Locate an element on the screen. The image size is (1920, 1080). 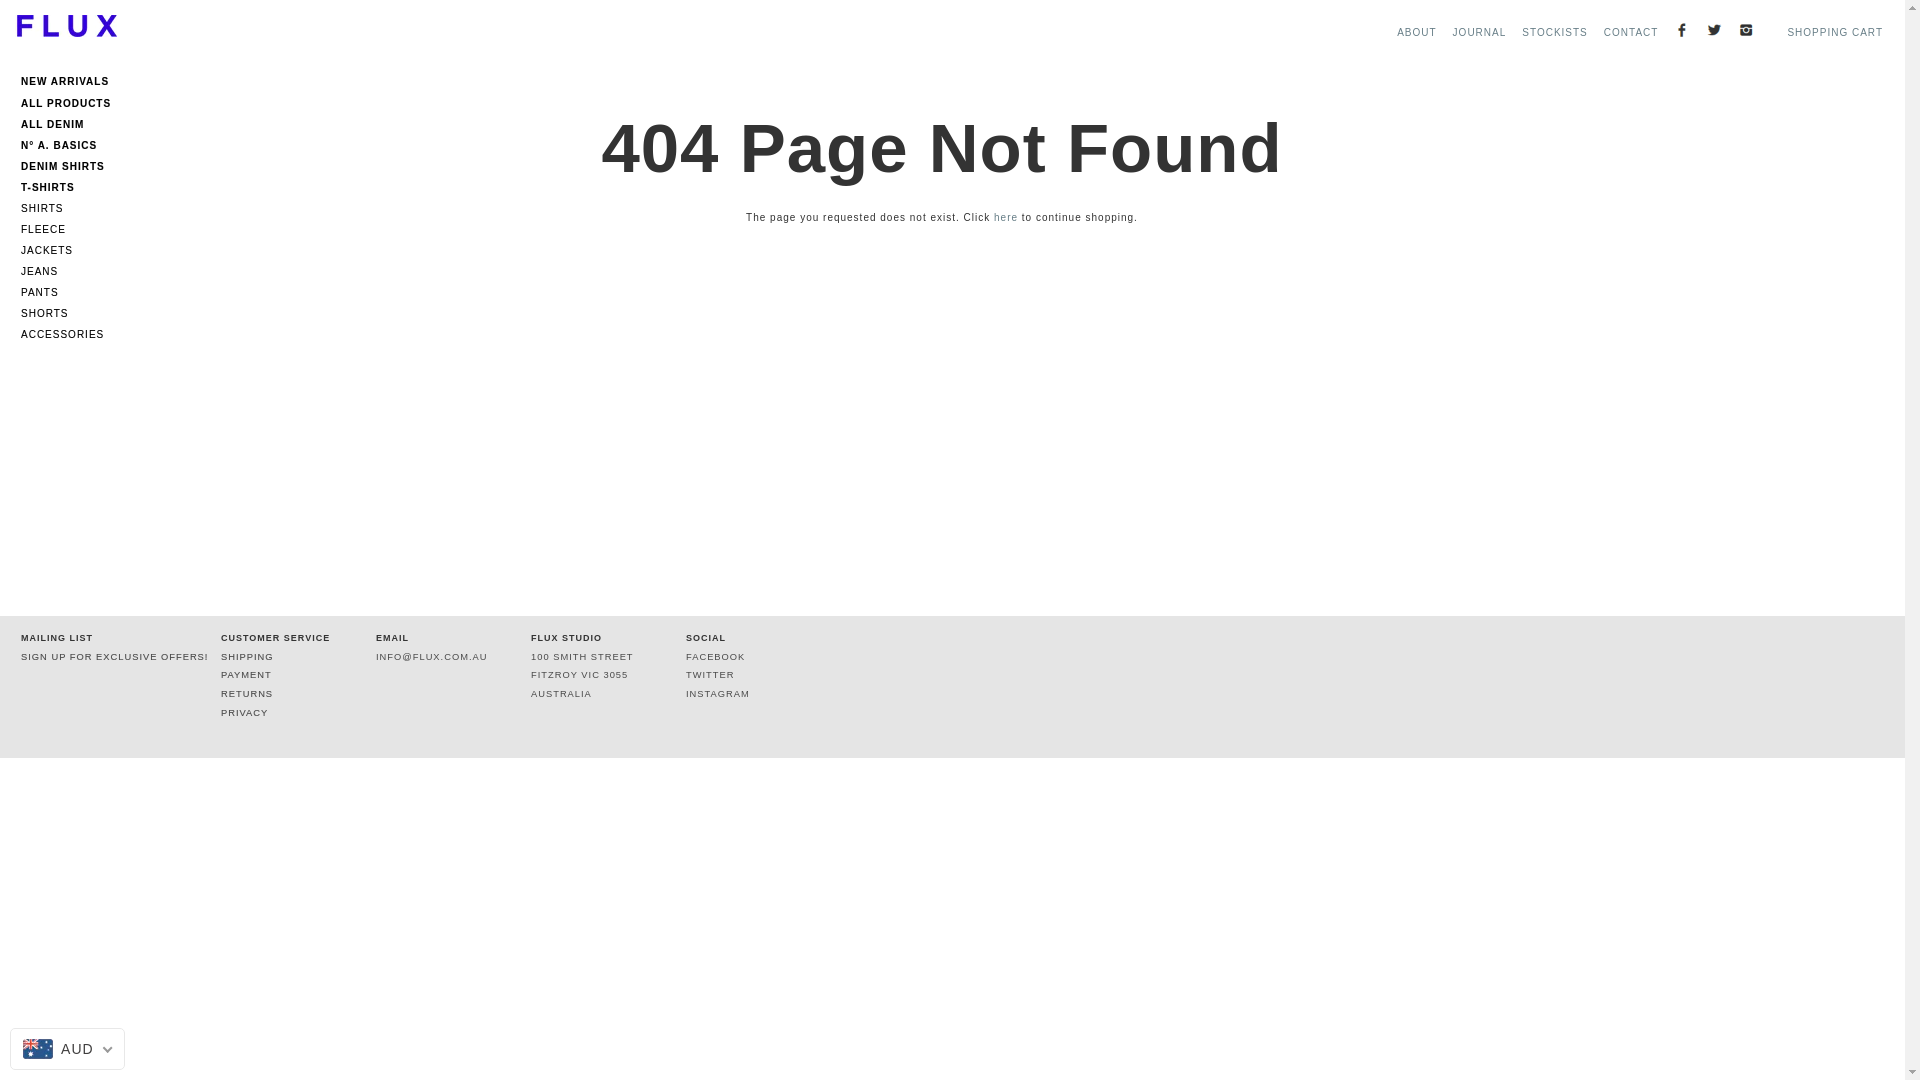
'SHIPPING' is located at coordinates (220, 656).